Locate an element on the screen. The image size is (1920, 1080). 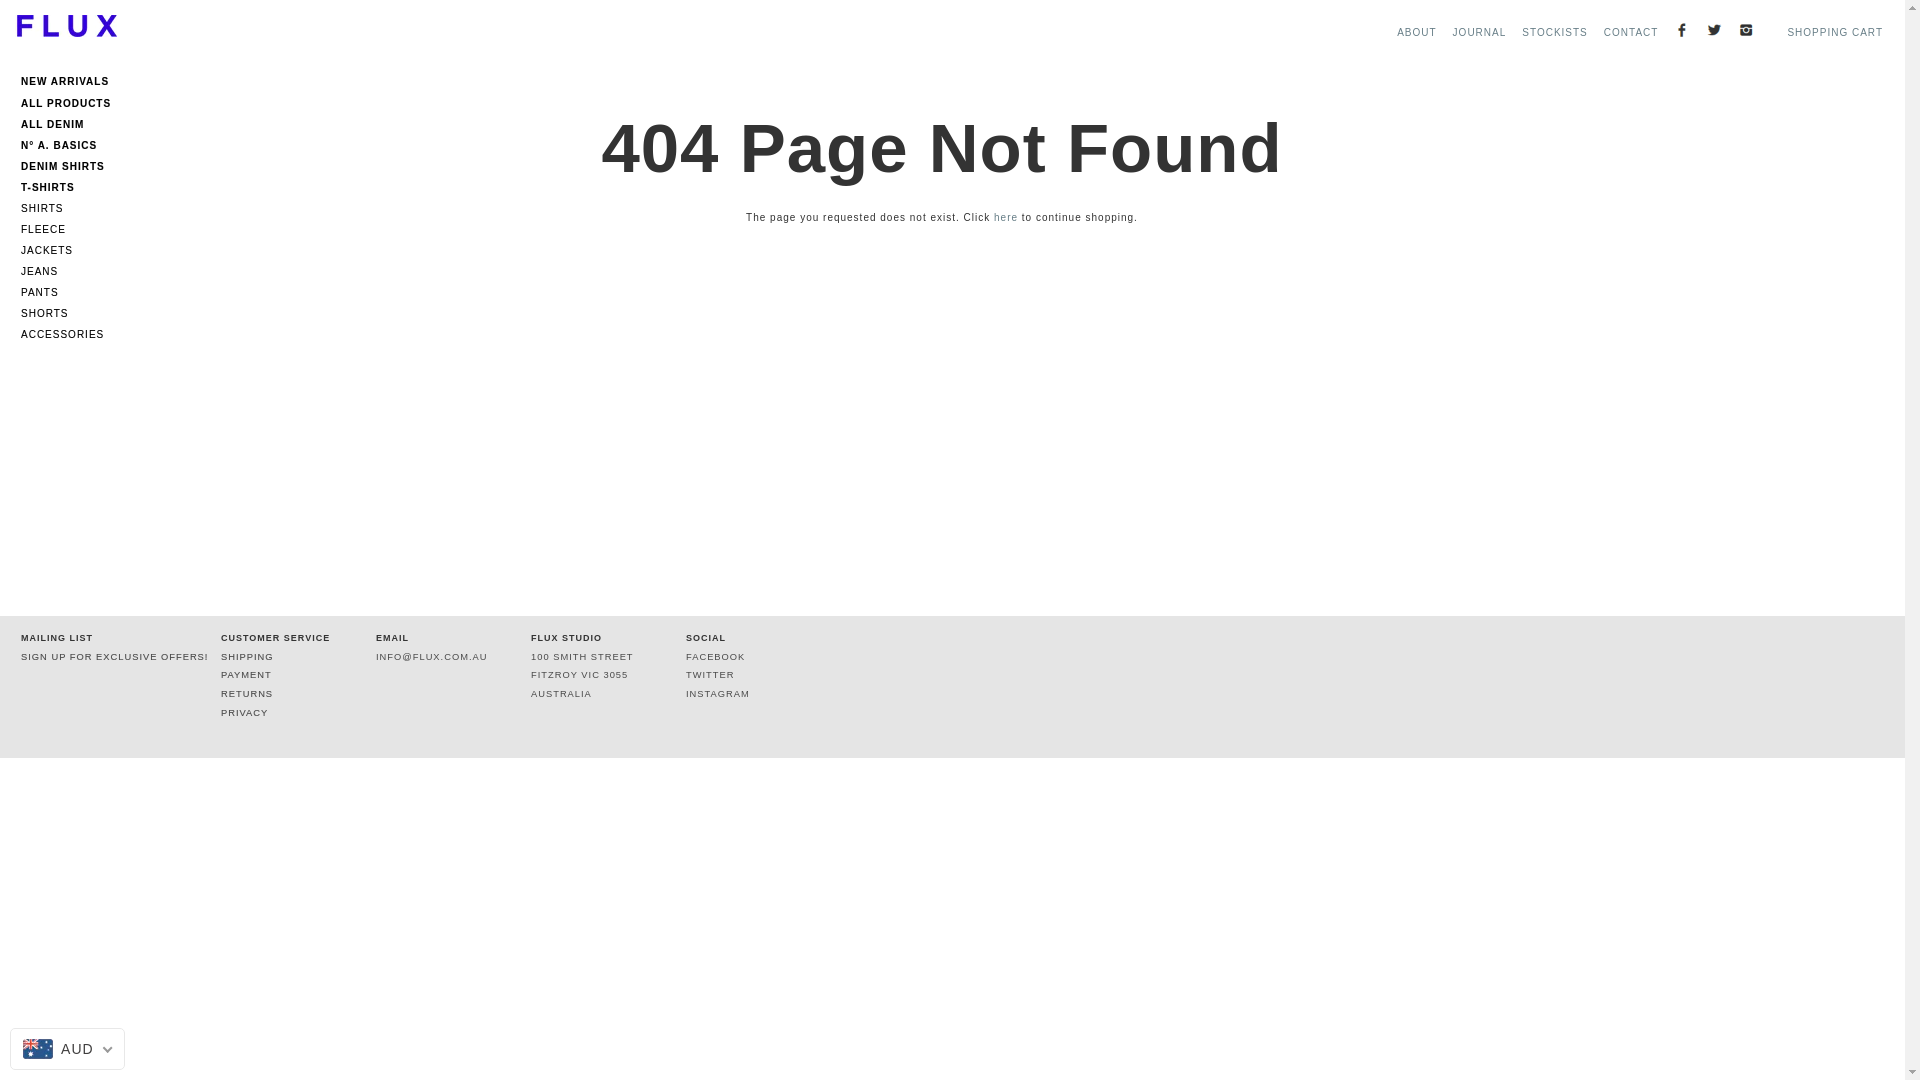
'SHIPPING' is located at coordinates (220, 656).